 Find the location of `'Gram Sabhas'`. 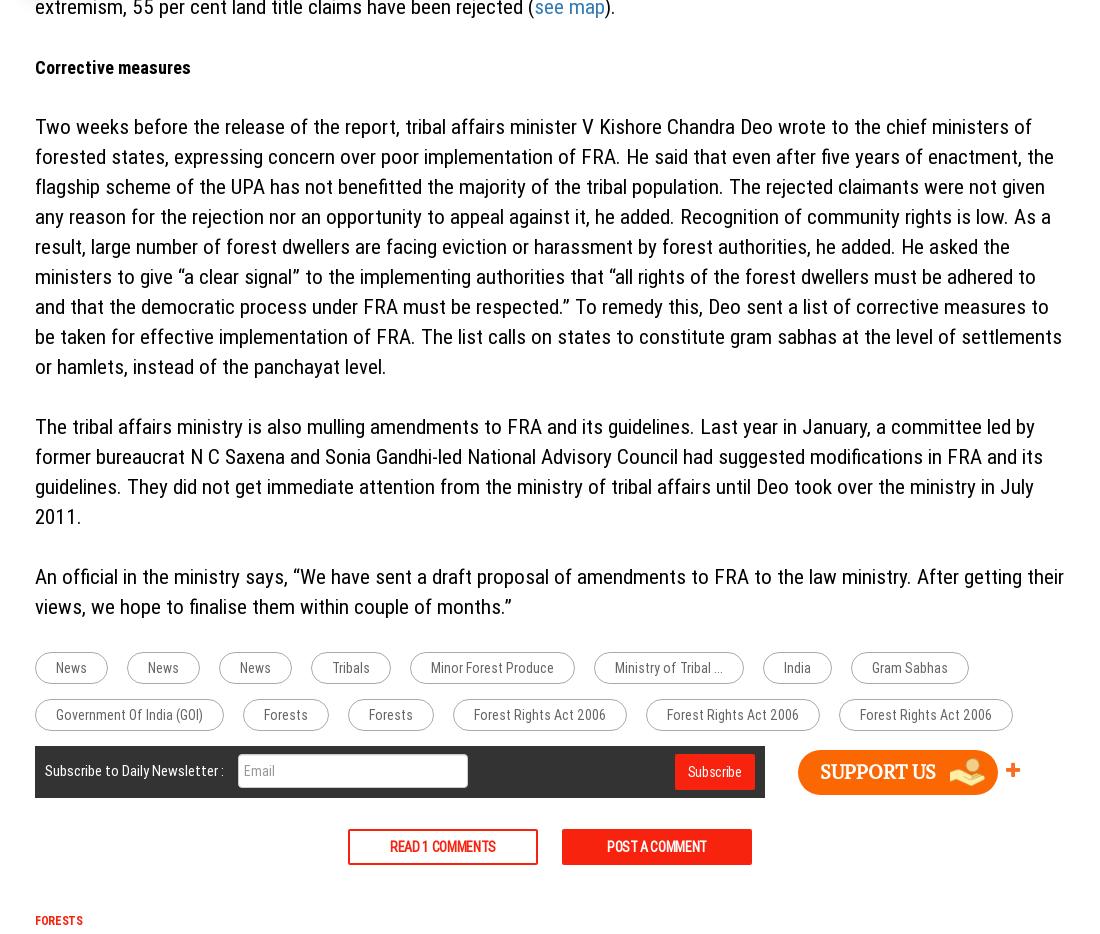

'Gram Sabhas' is located at coordinates (910, 666).